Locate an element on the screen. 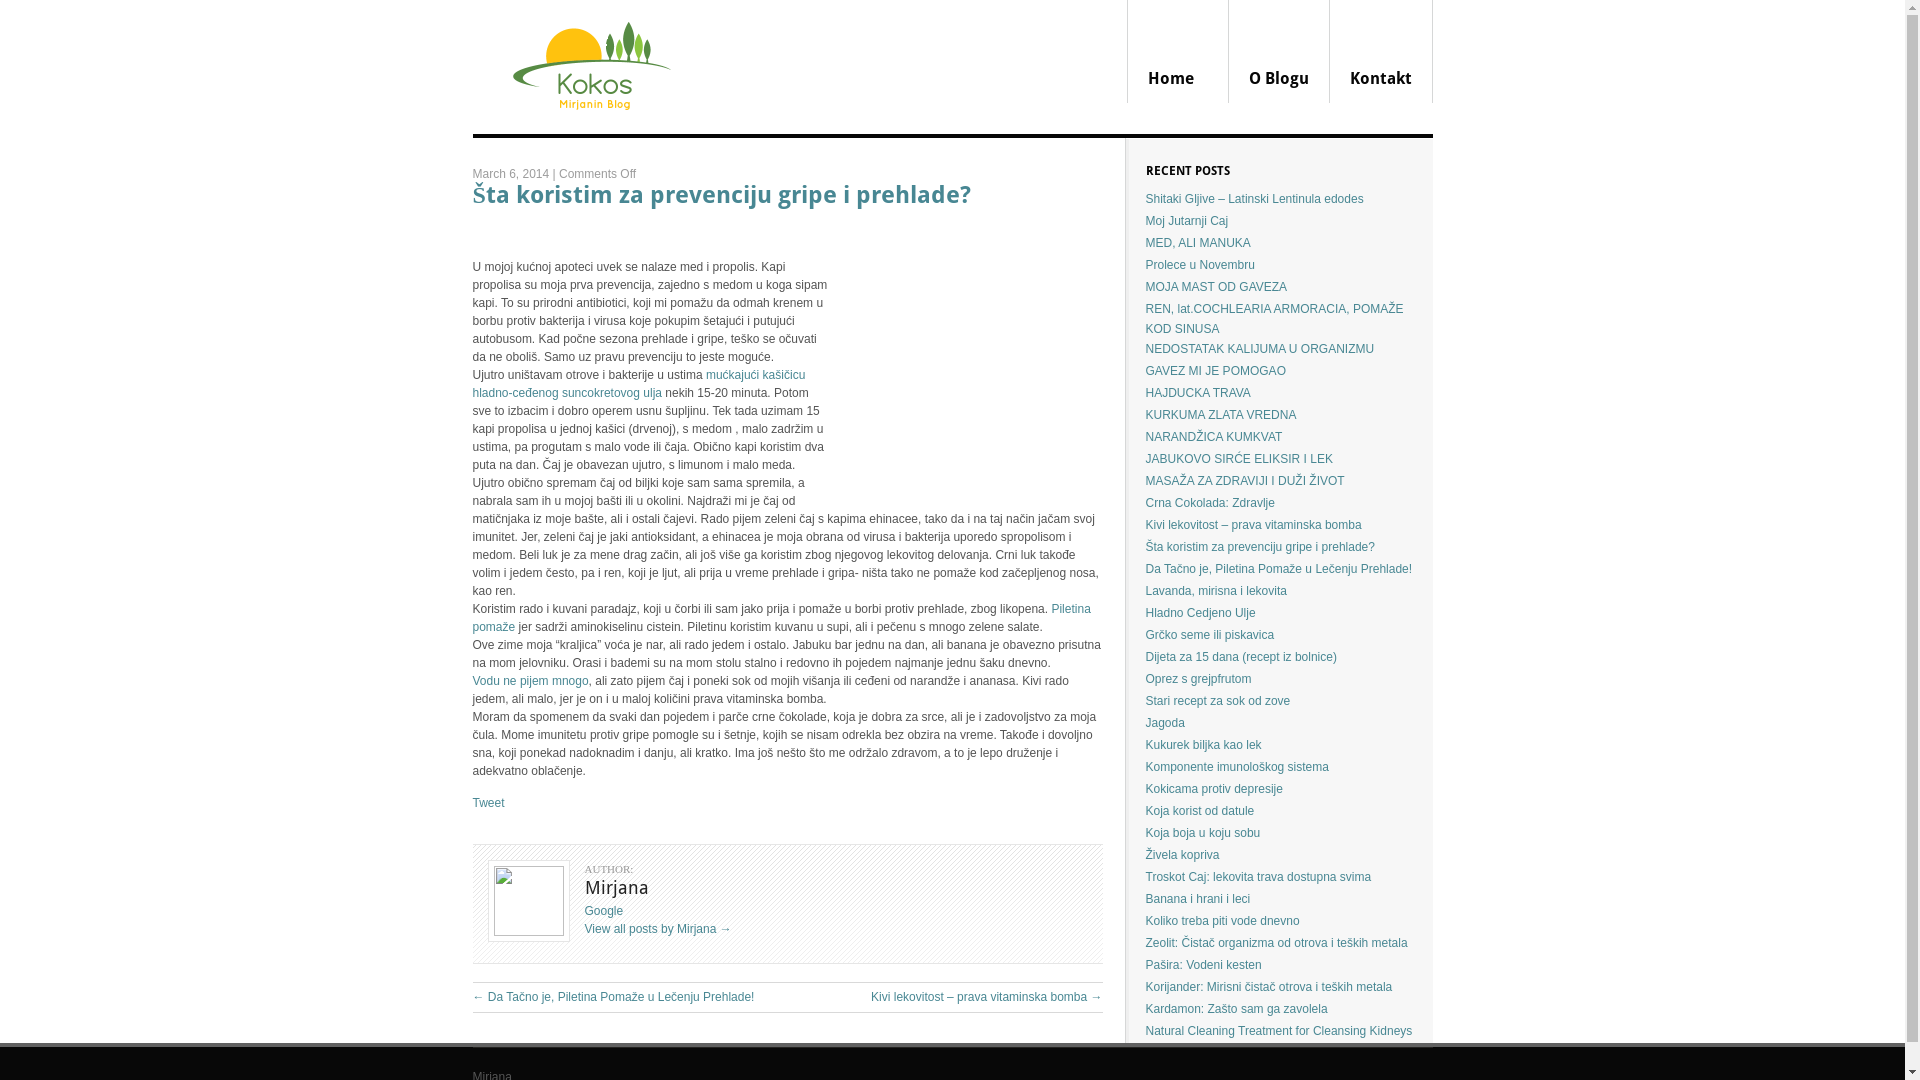 This screenshot has height=1080, width=1920. 'Moj Jutarnji Caj' is located at coordinates (1146, 220).